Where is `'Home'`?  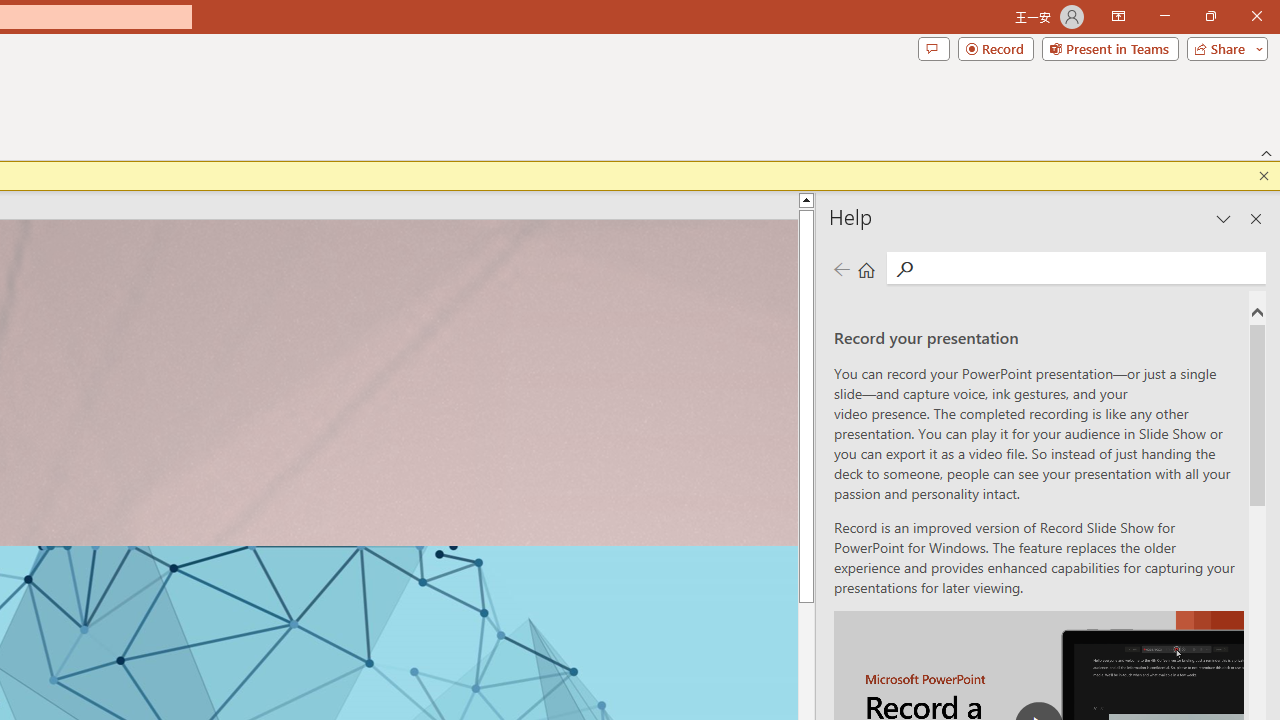 'Home' is located at coordinates (866, 268).